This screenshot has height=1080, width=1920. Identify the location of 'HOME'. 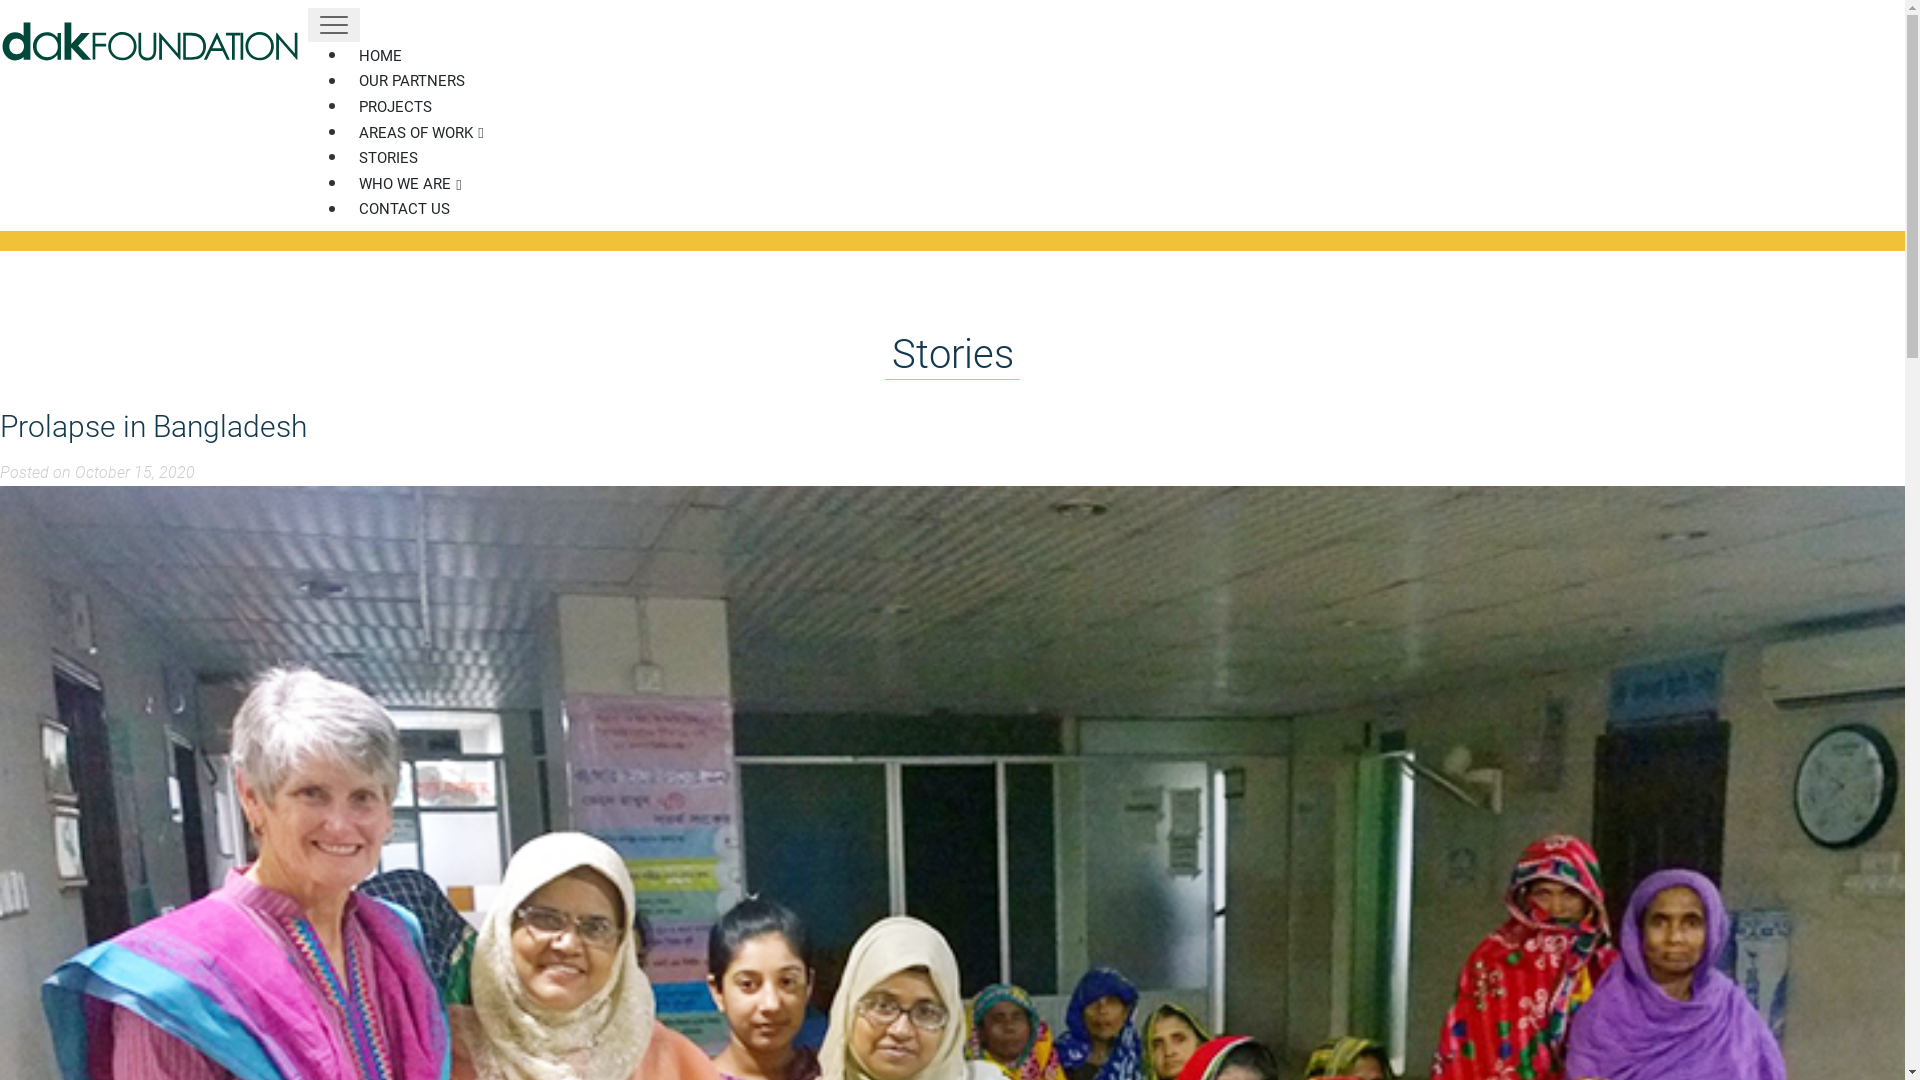
(380, 55).